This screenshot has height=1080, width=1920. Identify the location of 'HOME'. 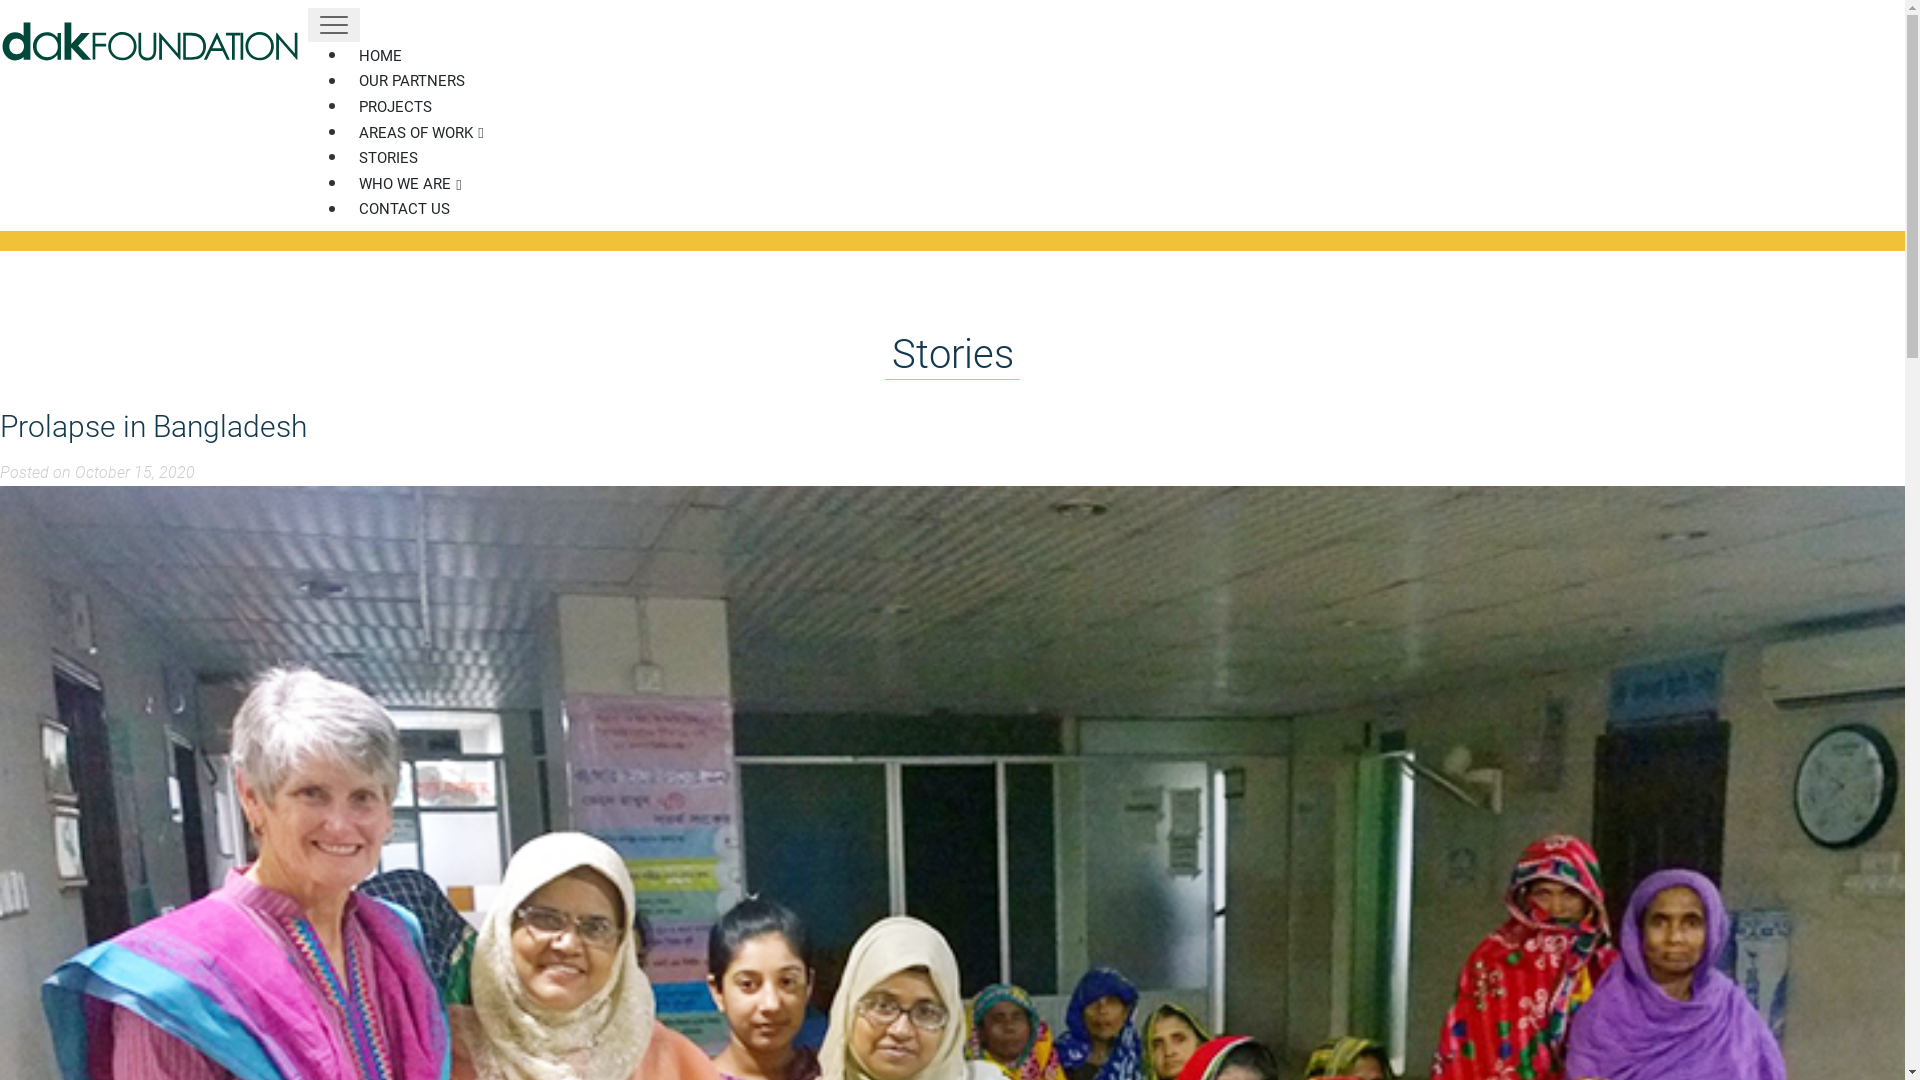
(380, 55).